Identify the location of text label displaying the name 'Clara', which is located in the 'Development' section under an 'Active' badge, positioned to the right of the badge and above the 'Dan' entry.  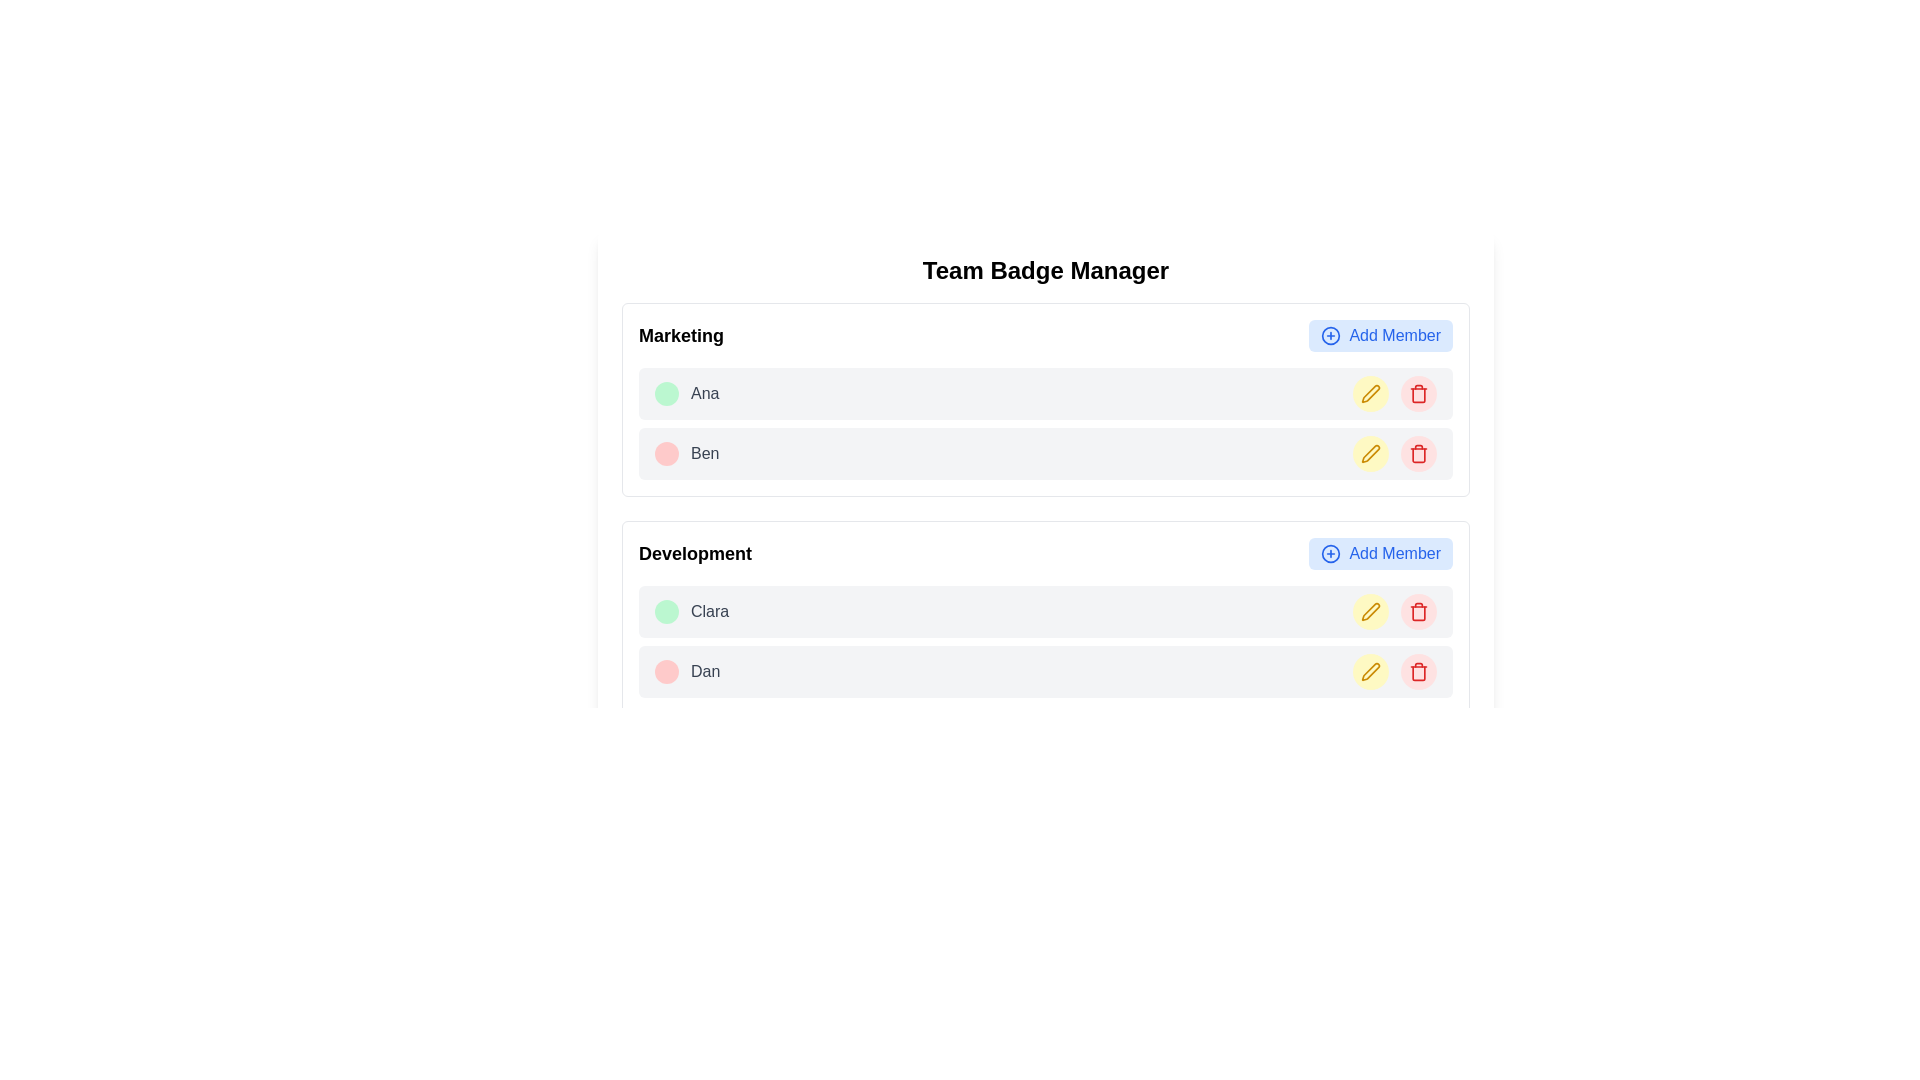
(710, 611).